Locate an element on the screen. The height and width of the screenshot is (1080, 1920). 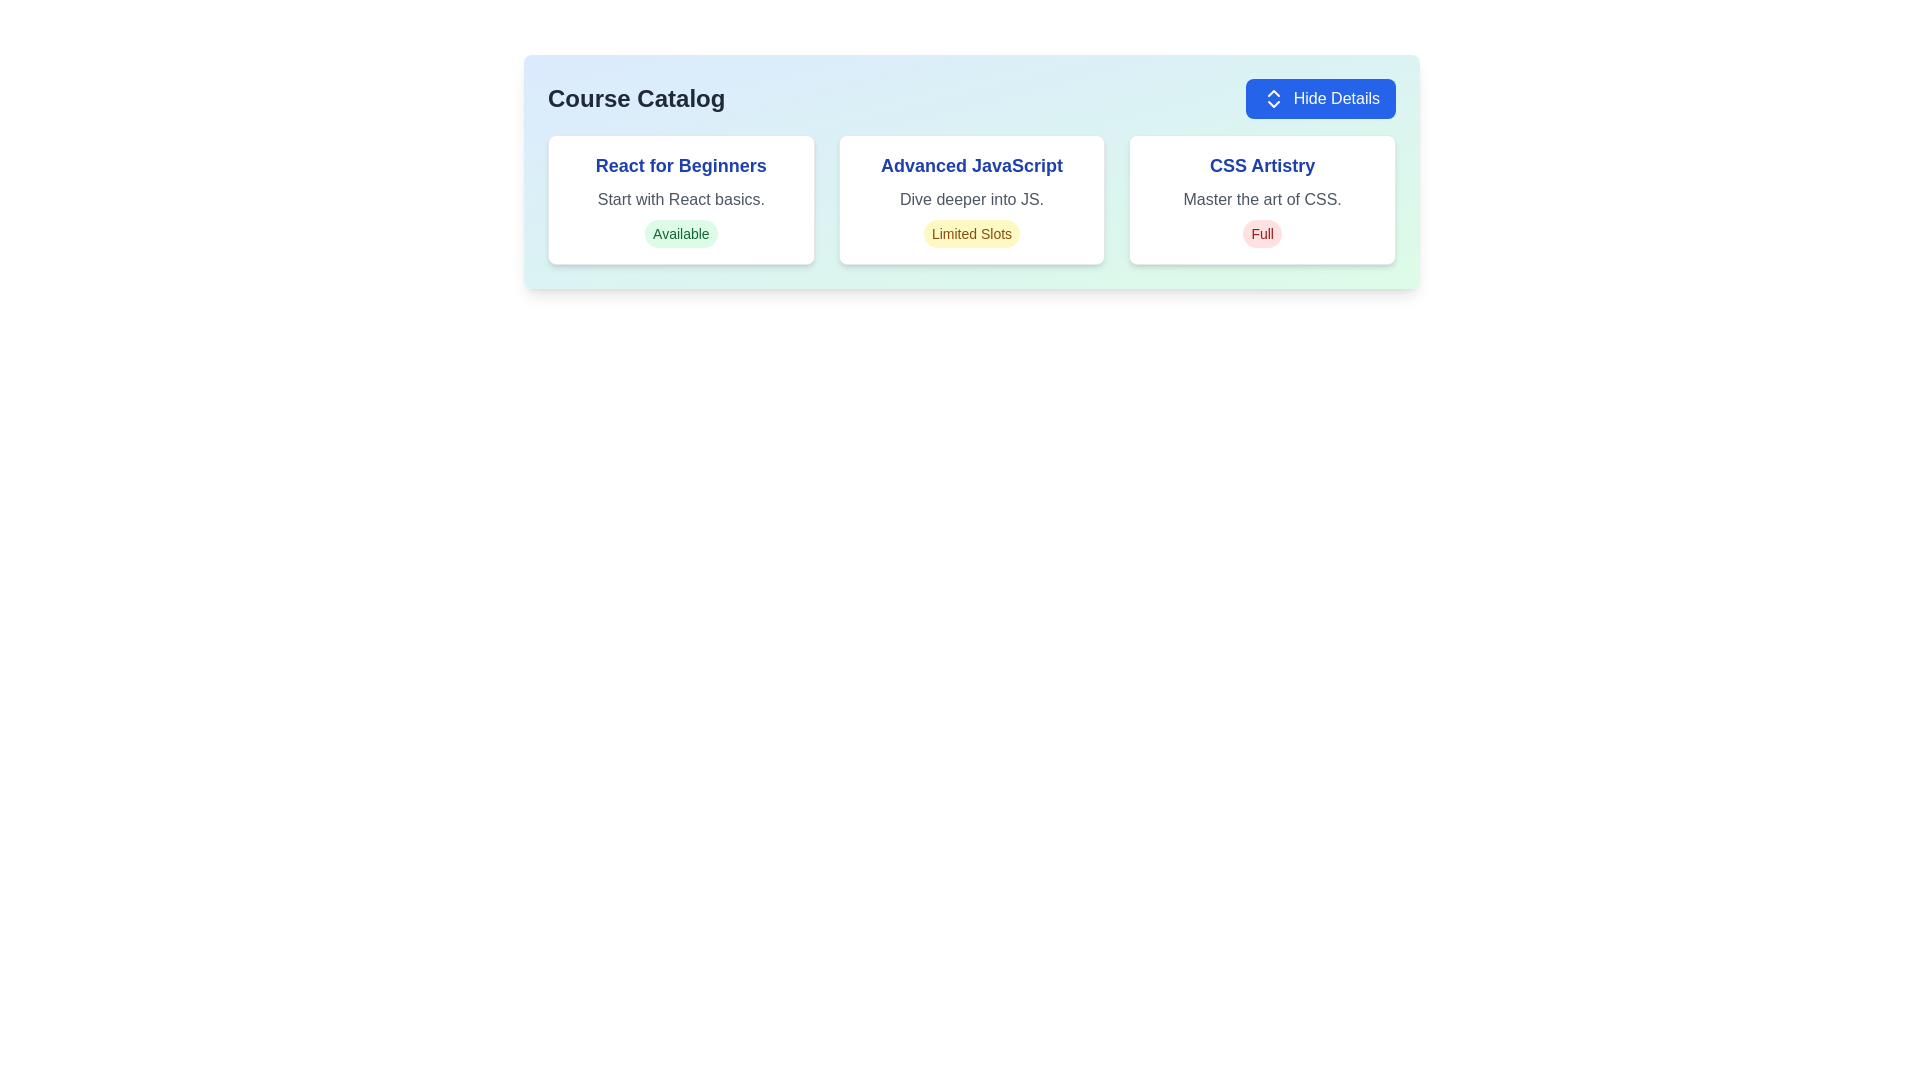
the informational card for the 'Advanced JavaScript' course in the Course Catalog is located at coordinates (971, 171).